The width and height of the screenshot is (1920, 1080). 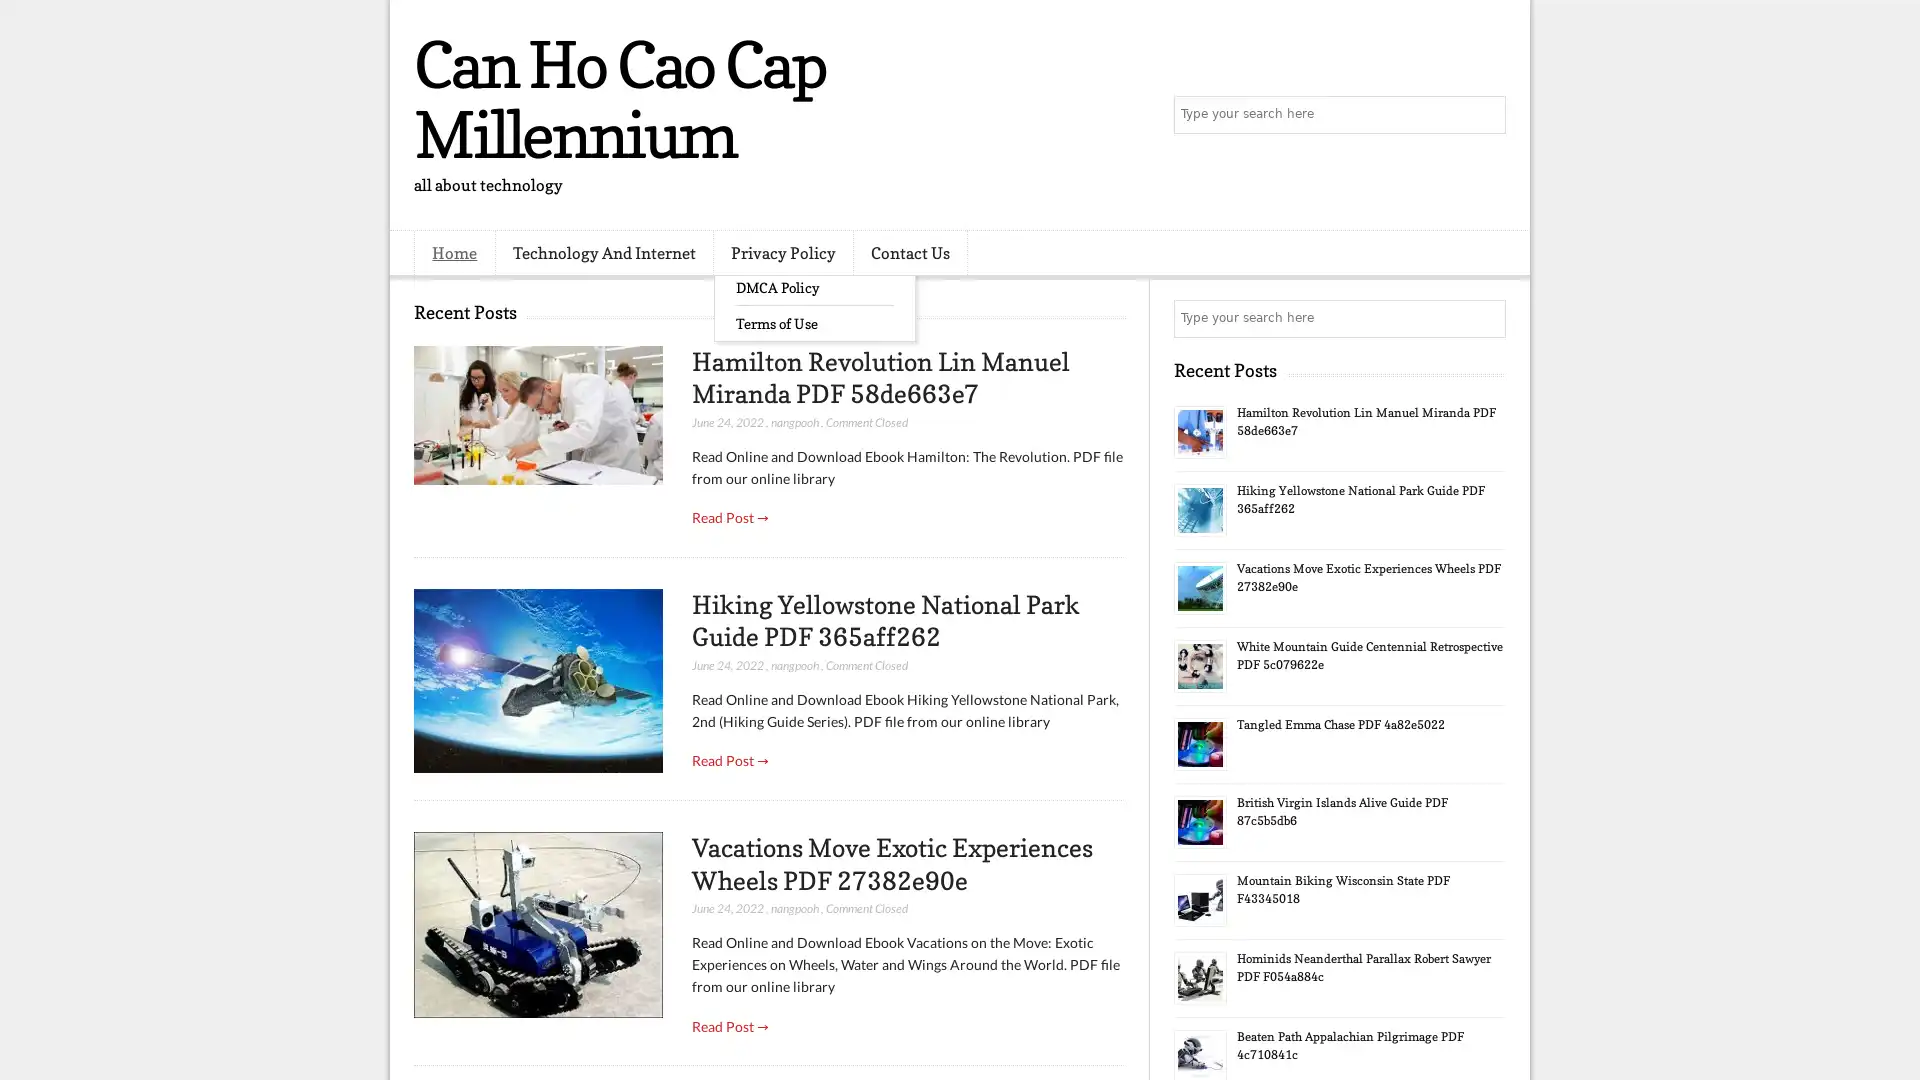 I want to click on Search, so click(x=1485, y=318).